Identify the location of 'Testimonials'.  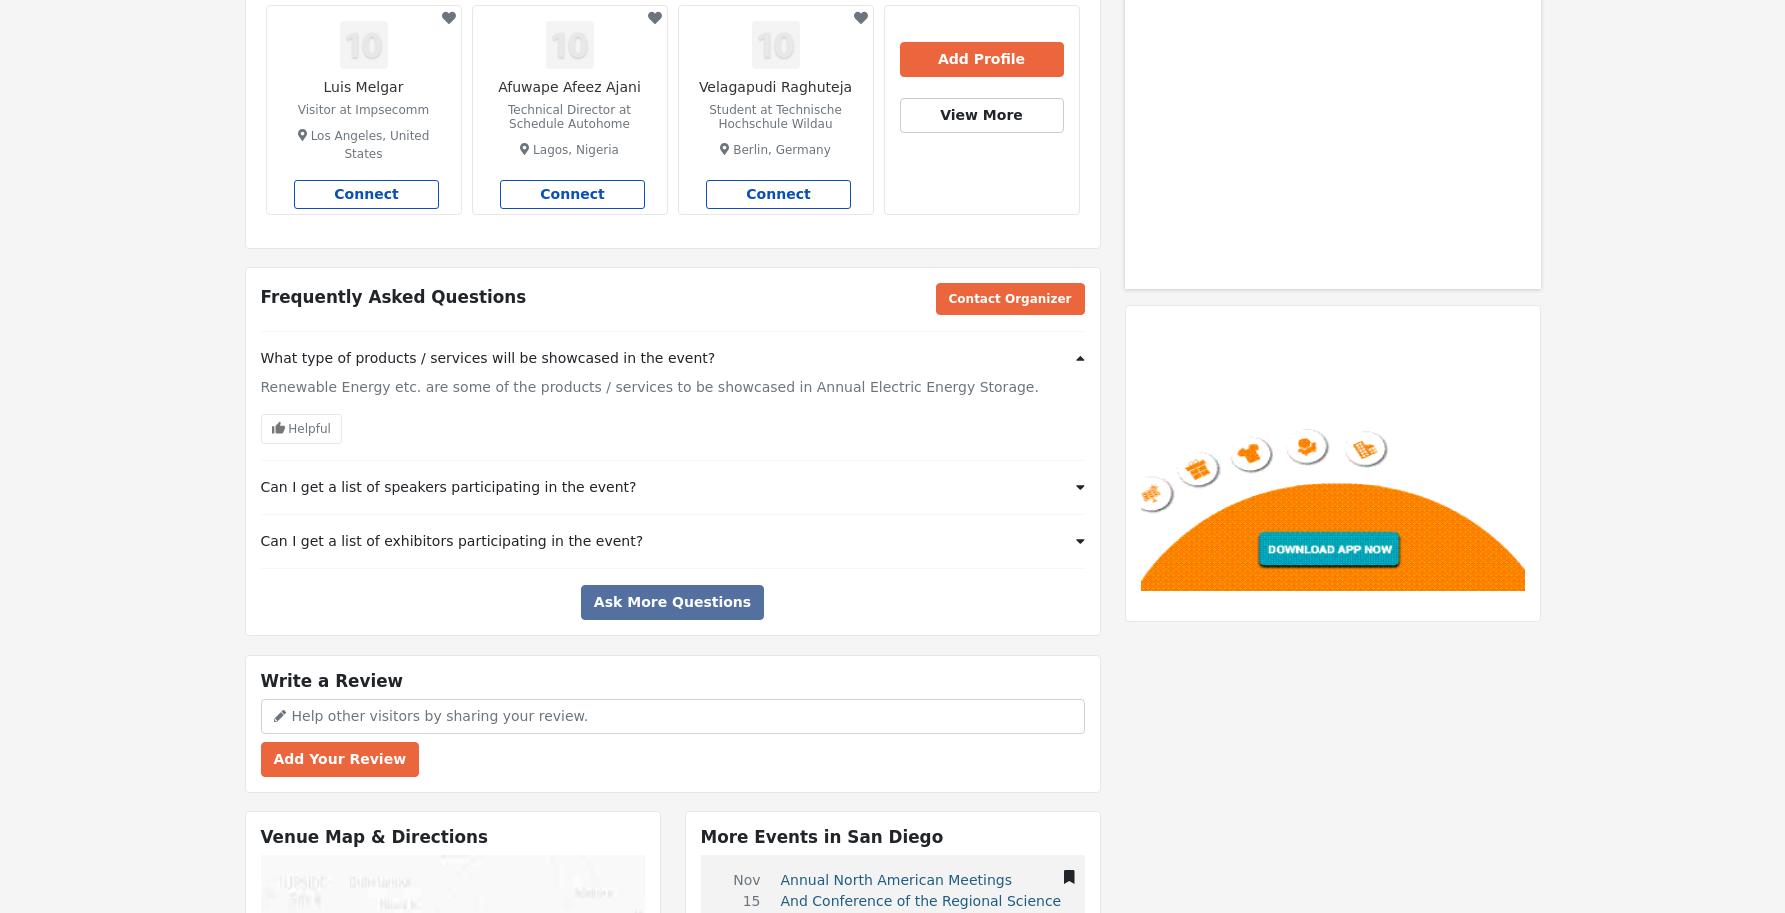
(940, 18).